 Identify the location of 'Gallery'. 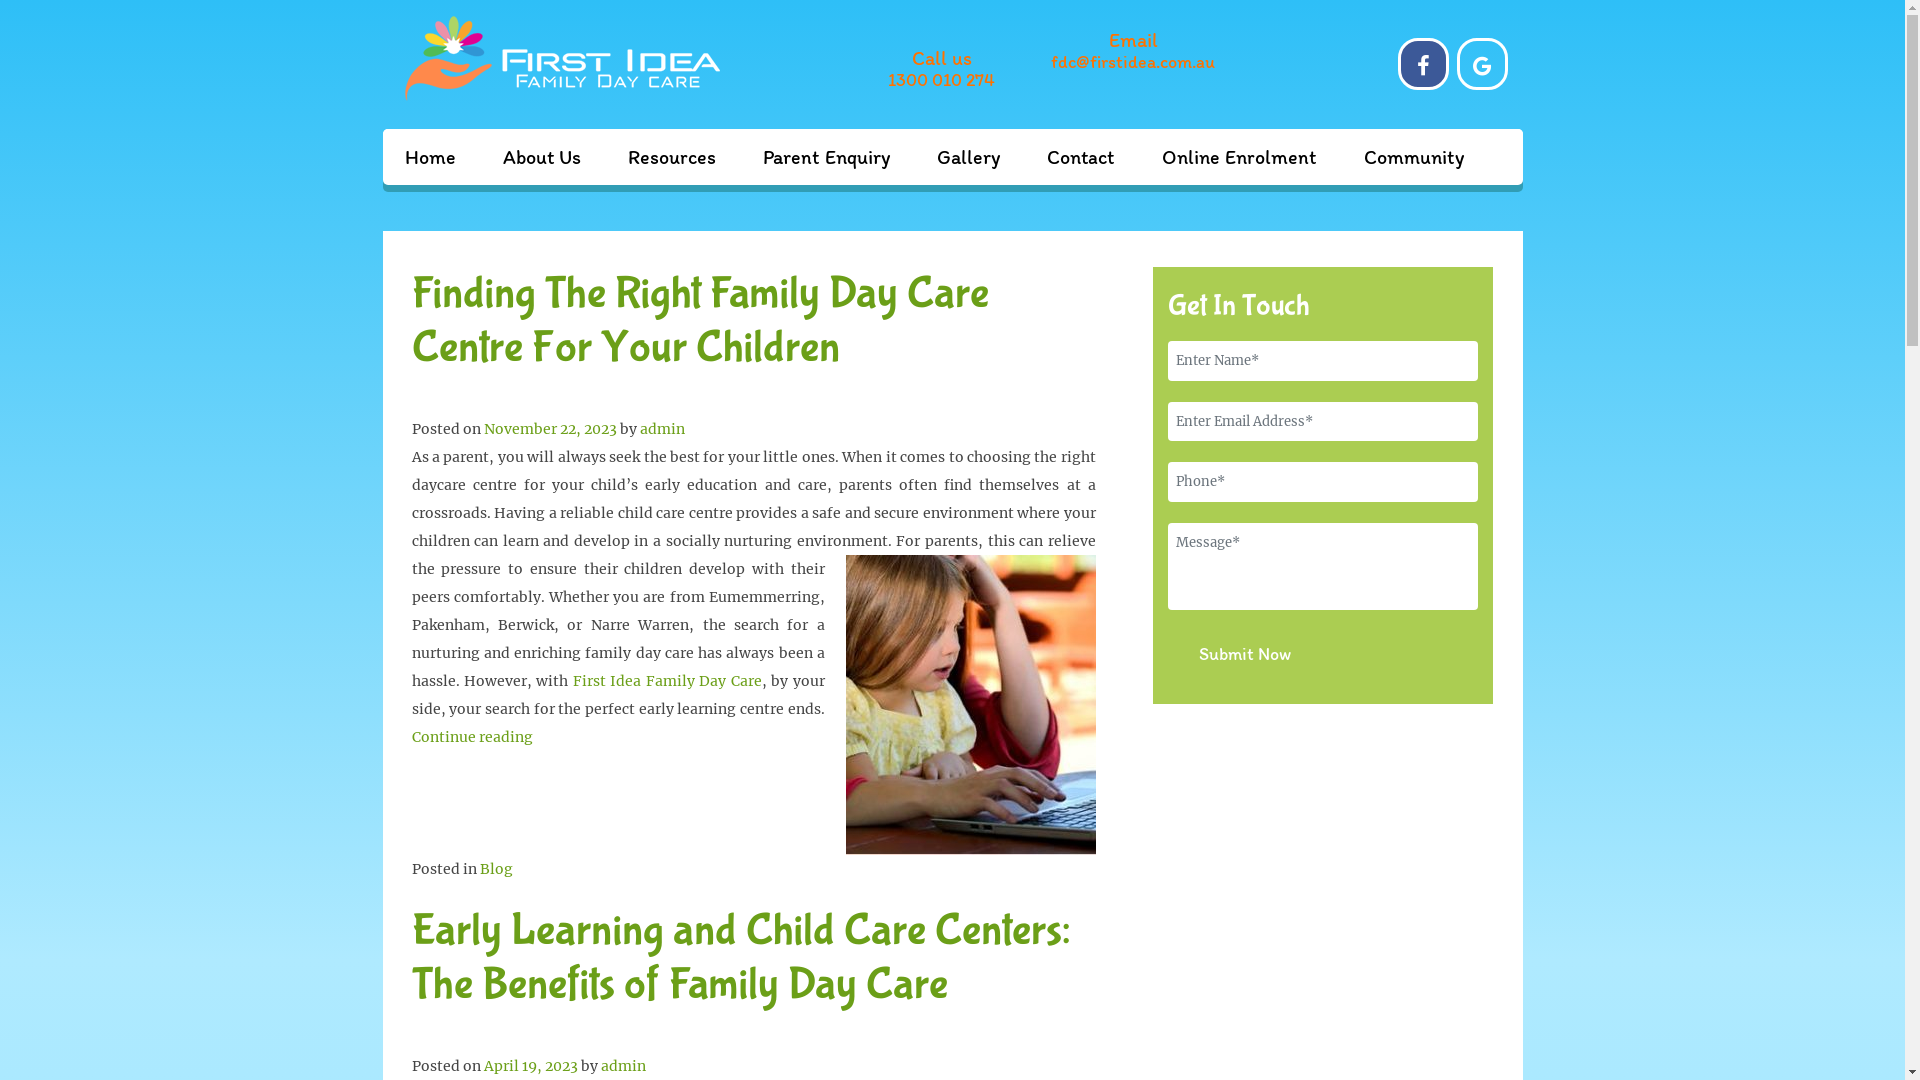
(912, 156).